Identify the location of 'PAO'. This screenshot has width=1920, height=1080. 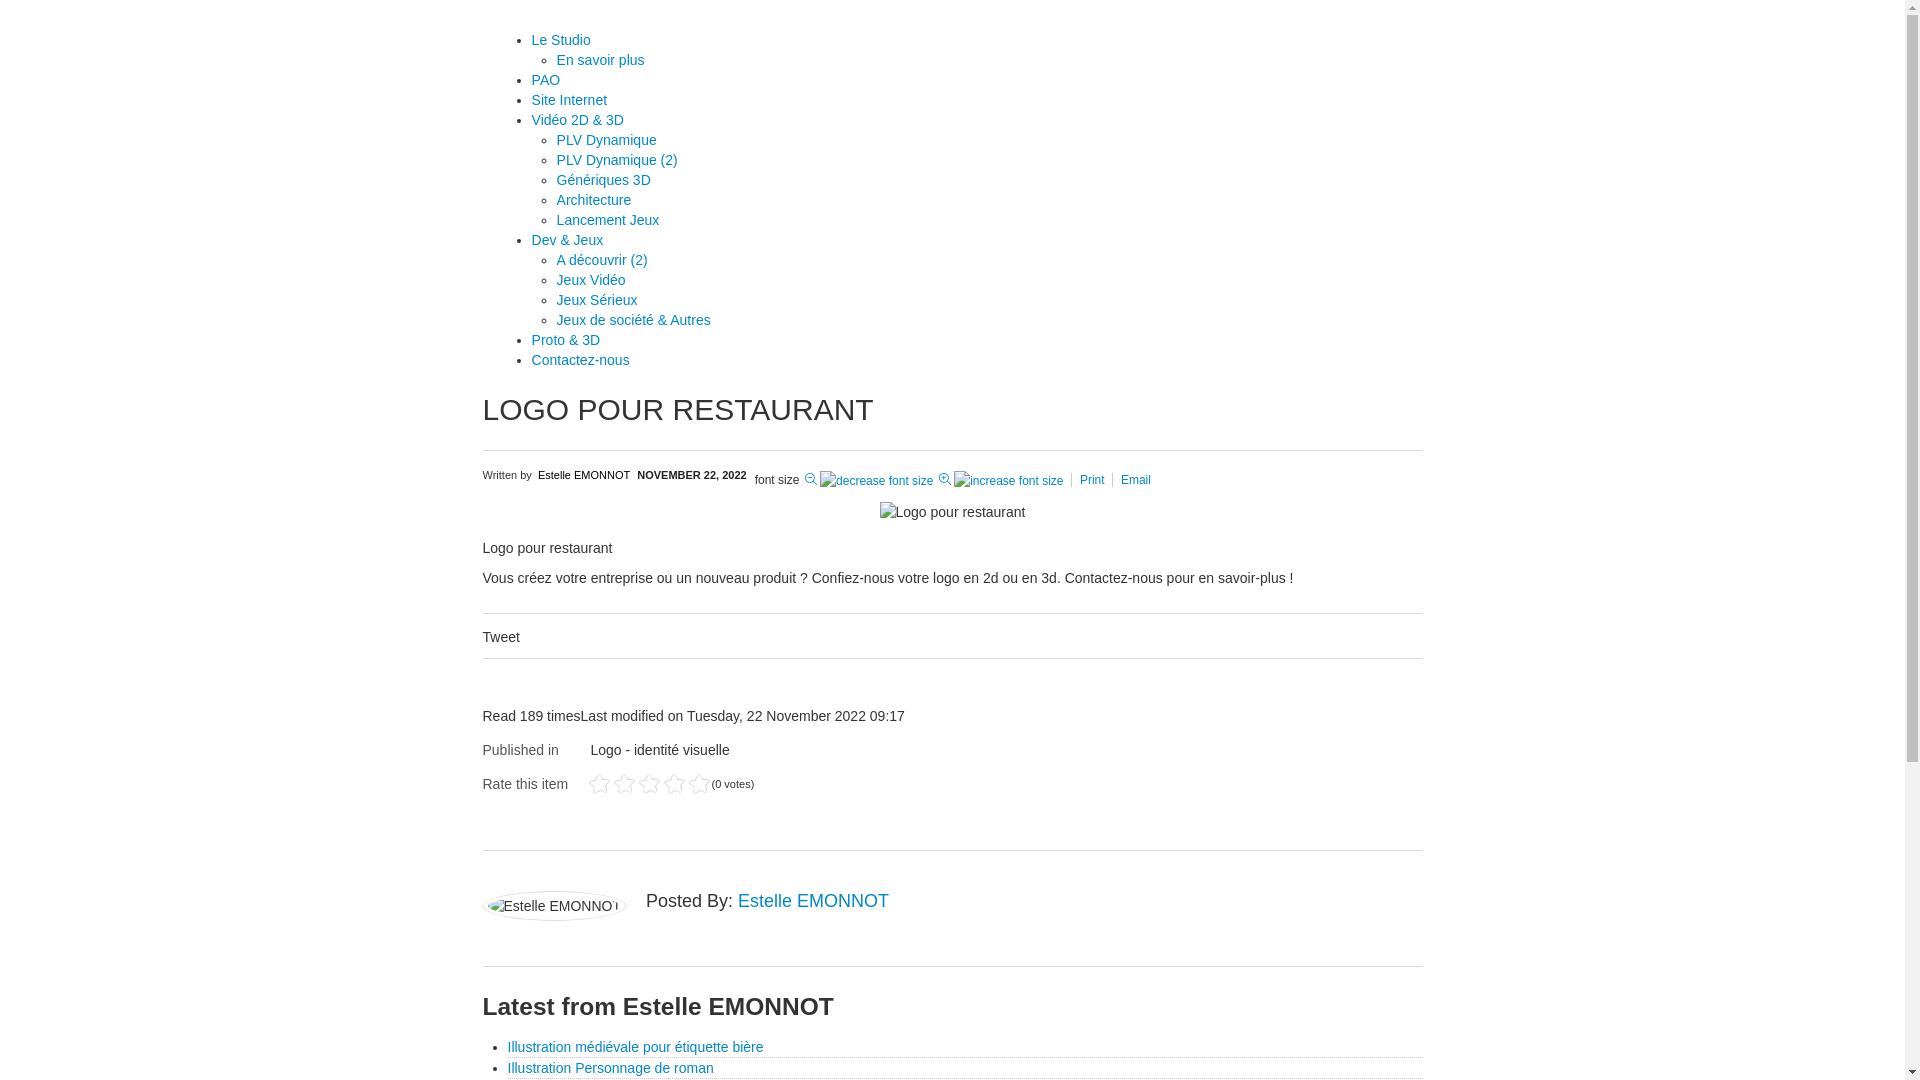
(546, 79).